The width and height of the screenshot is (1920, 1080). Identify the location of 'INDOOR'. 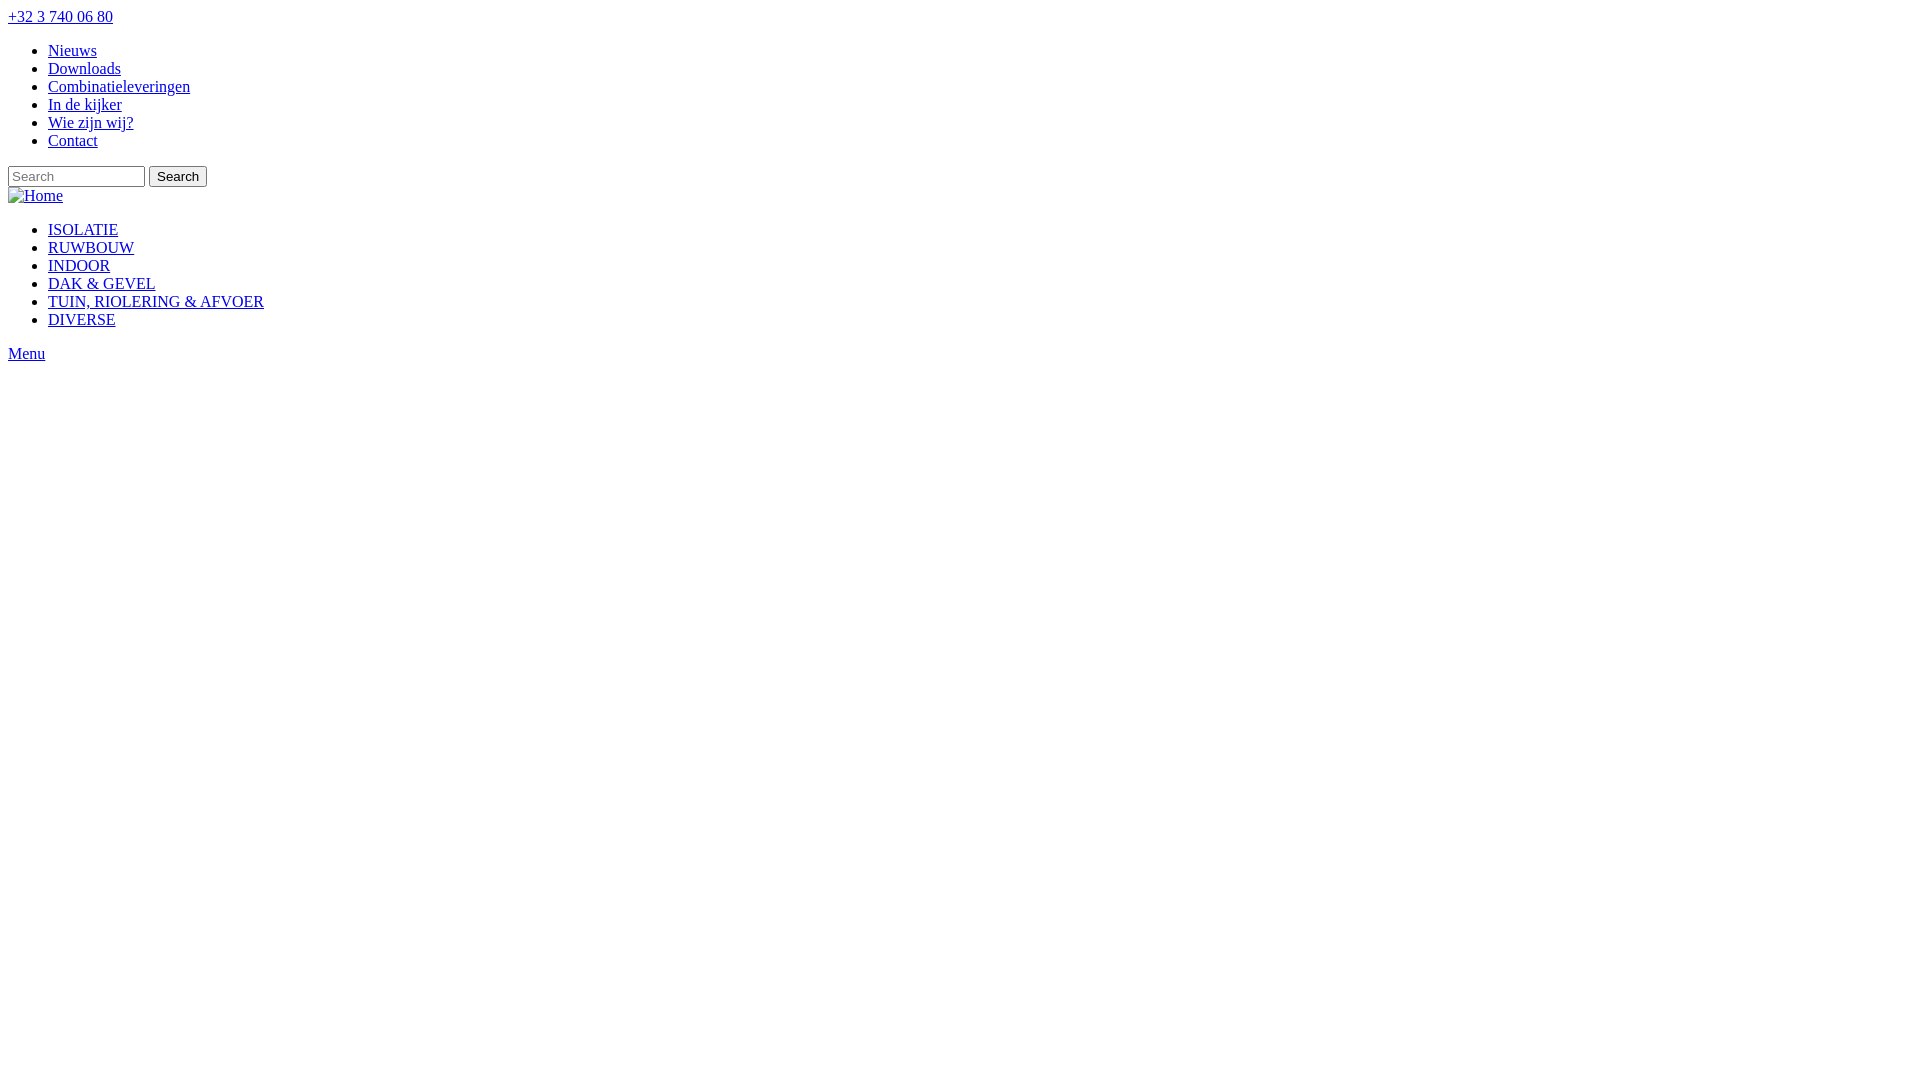
(78, 264).